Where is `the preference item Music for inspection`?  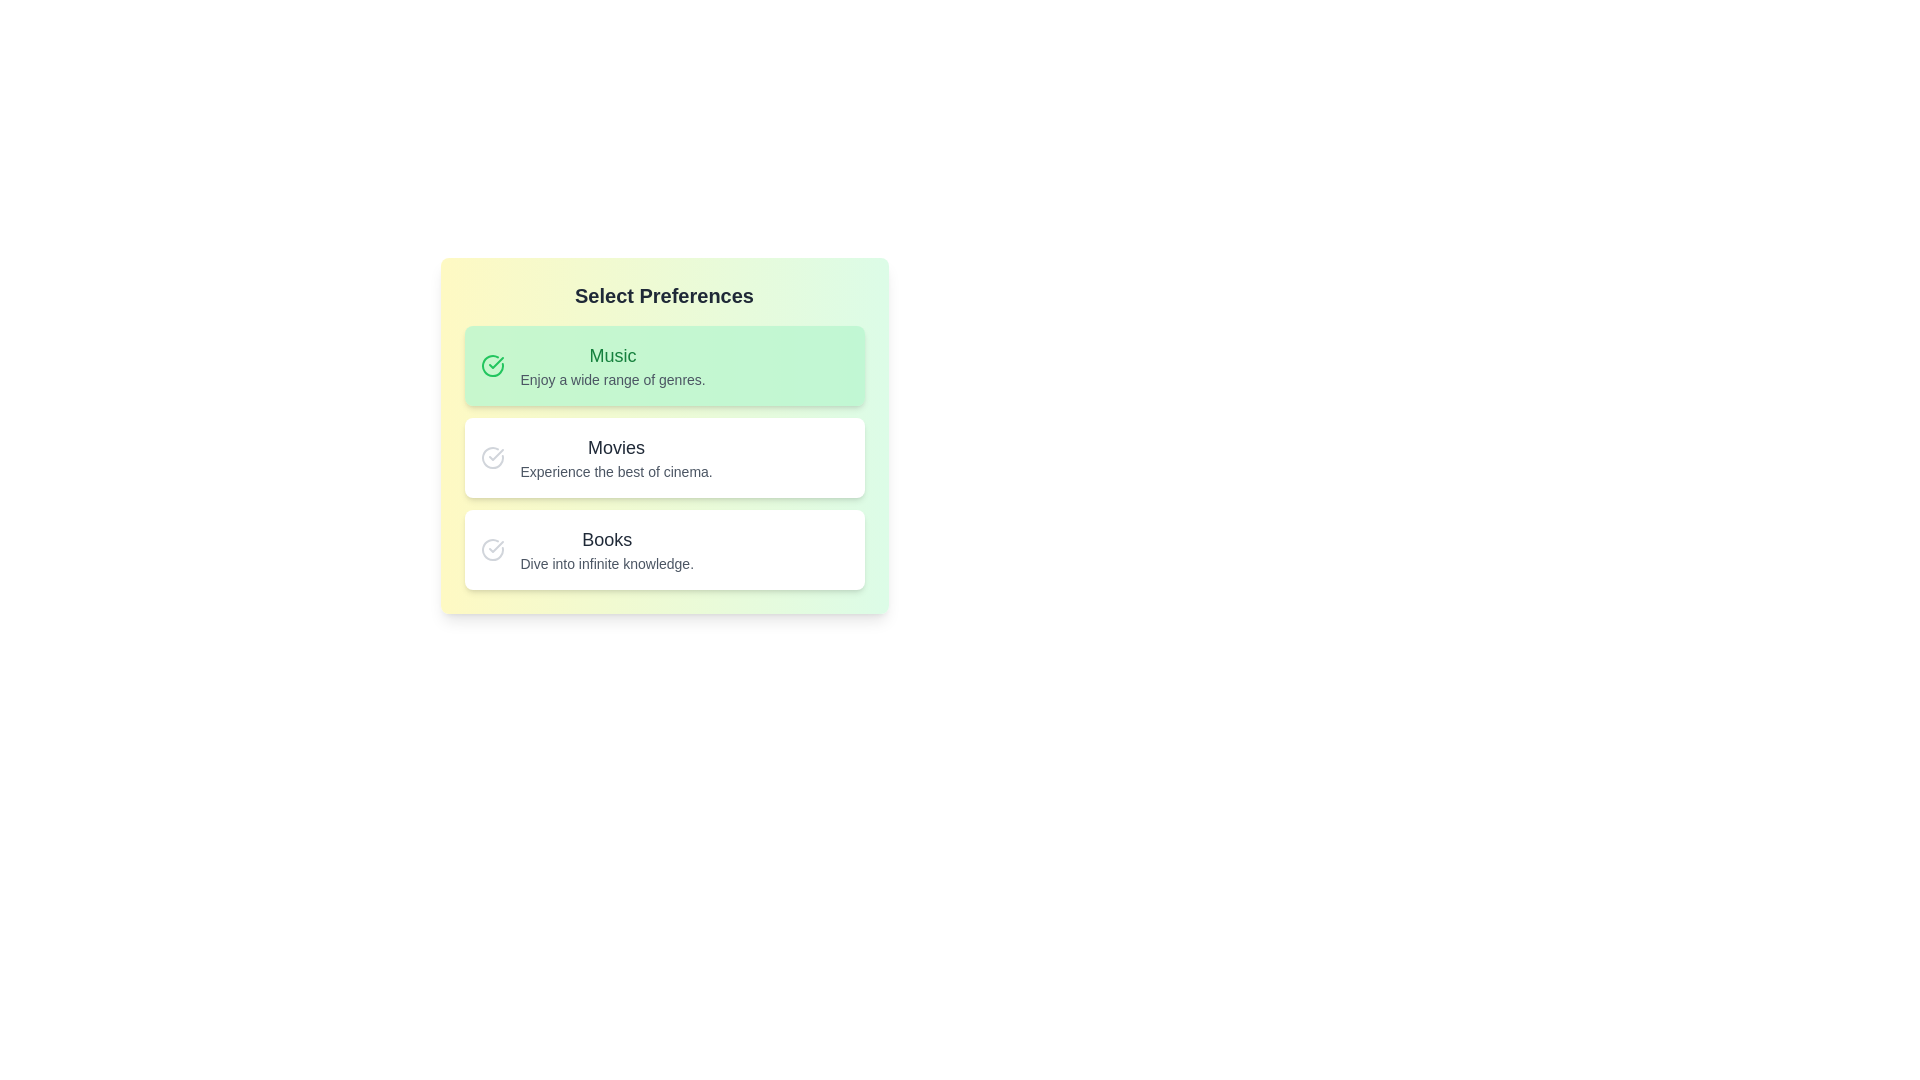 the preference item Music for inspection is located at coordinates (664, 366).